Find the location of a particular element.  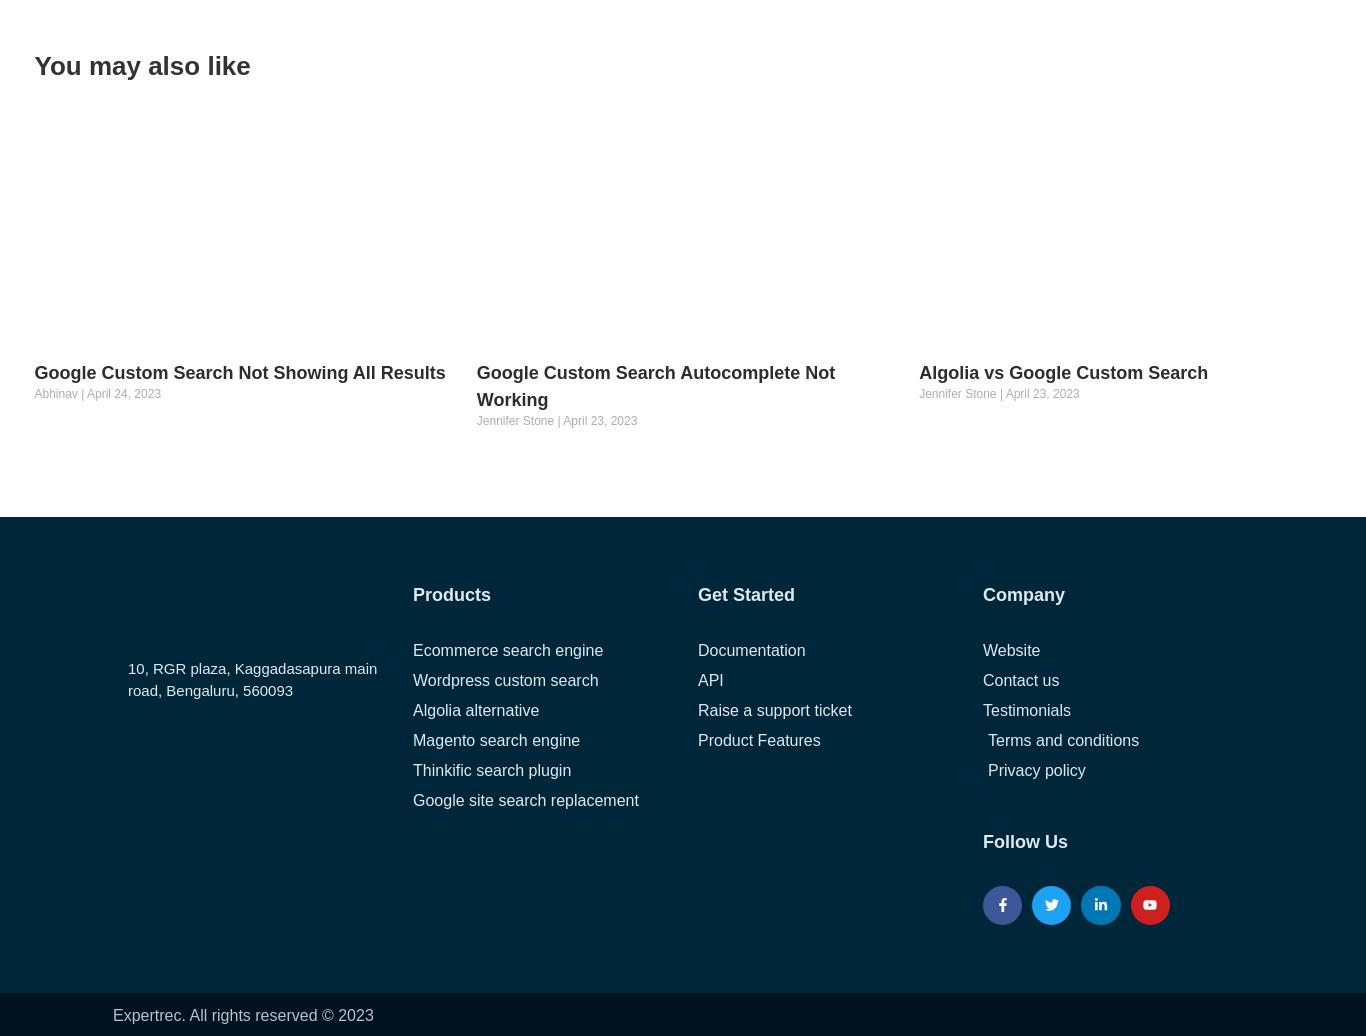

'Google site search replacement' is located at coordinates (525, 799).